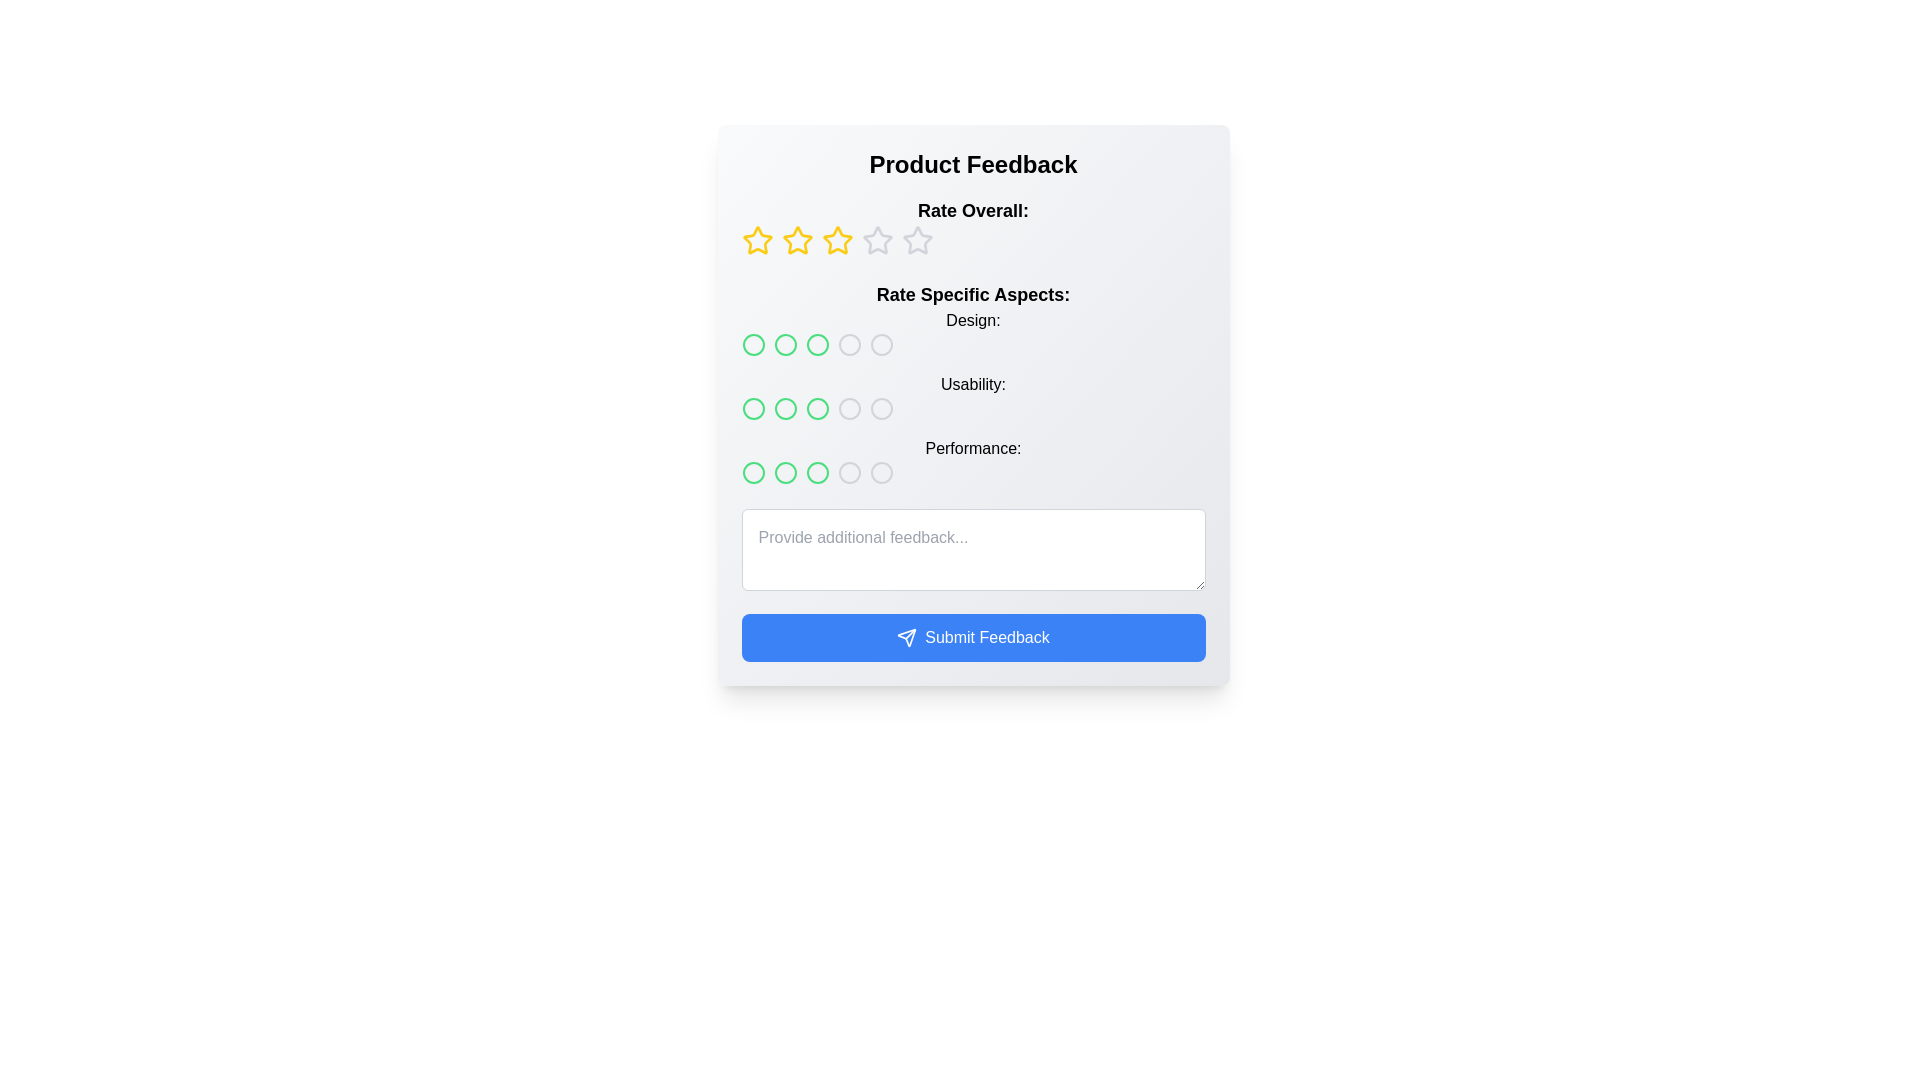 The image size is (1920, 1080). I want to click on the text label displaying 'Design:' which is aligned centrally above the rating circles in the 'Rate Specific Aspects:' section, so click(973, 331).